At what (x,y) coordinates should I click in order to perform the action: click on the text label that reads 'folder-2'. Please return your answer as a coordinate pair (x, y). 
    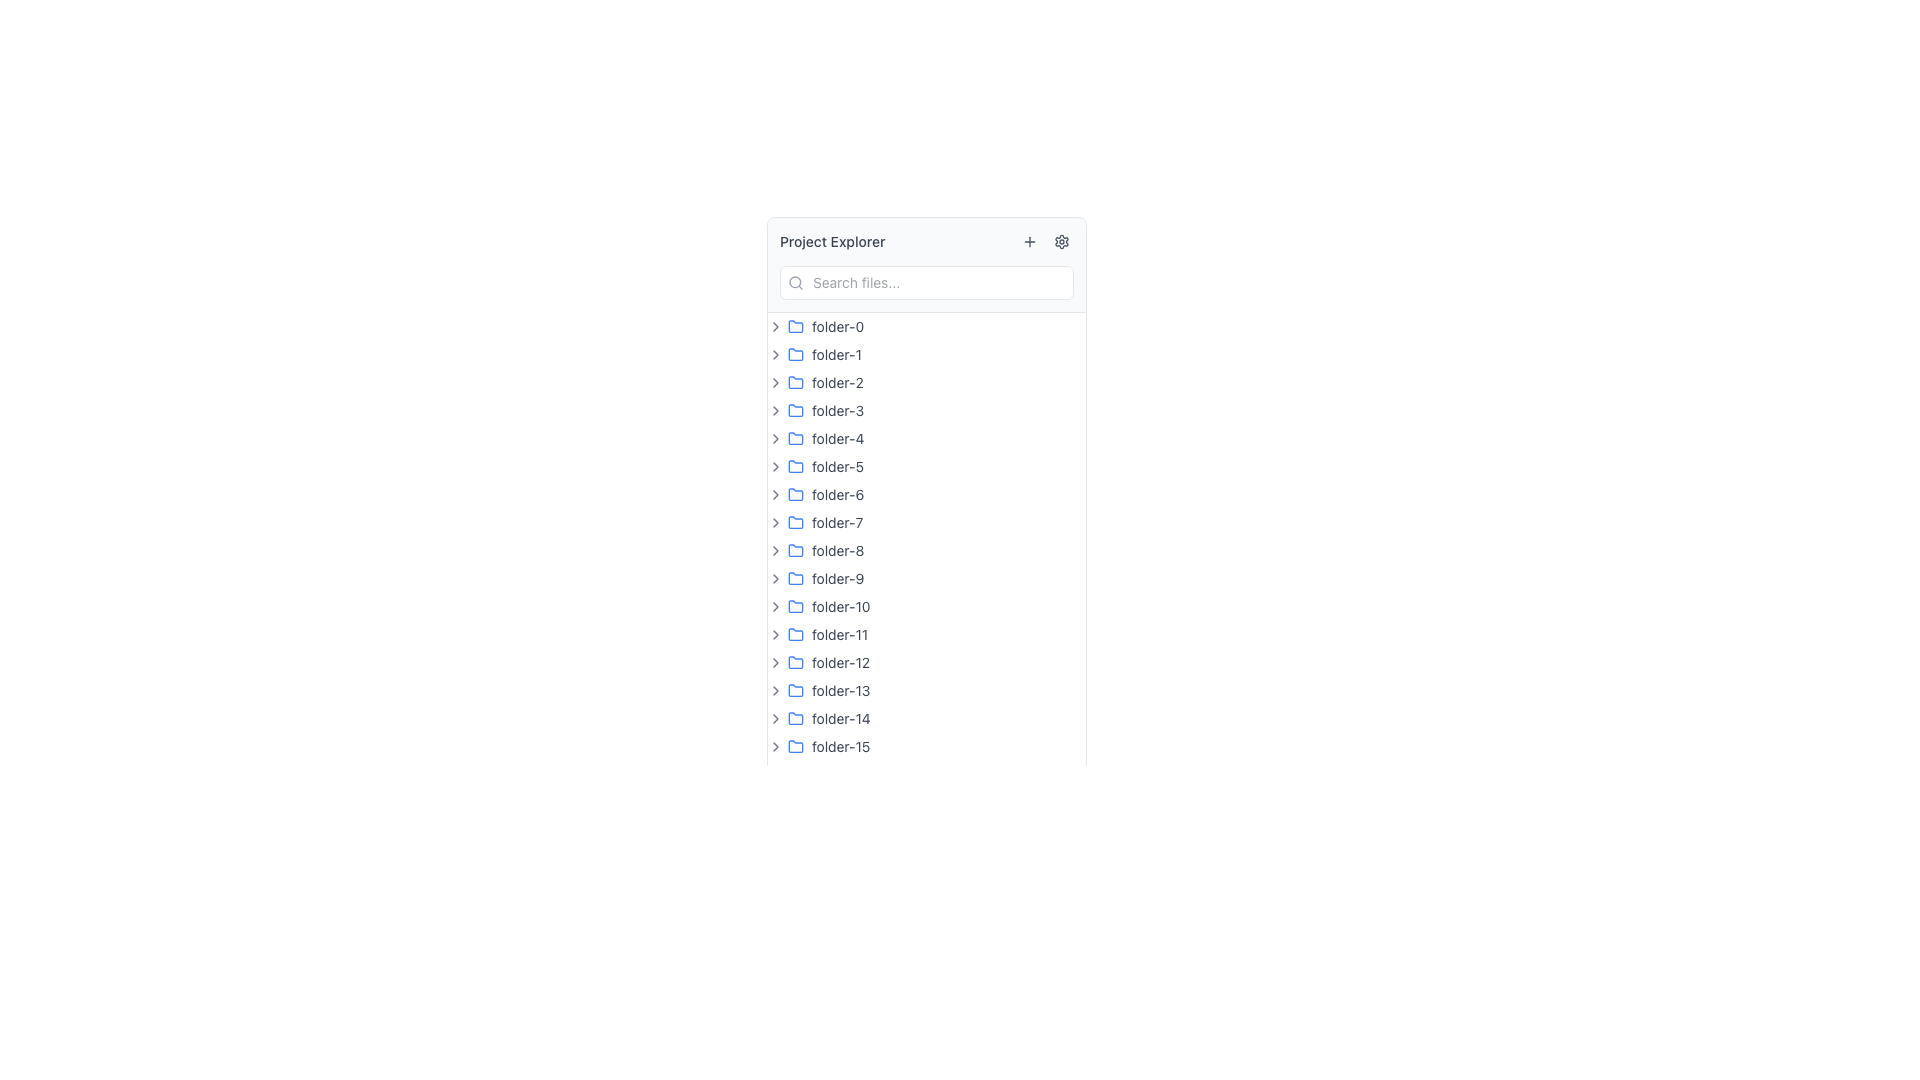
    Looking at the image, I should click on (837, 382).